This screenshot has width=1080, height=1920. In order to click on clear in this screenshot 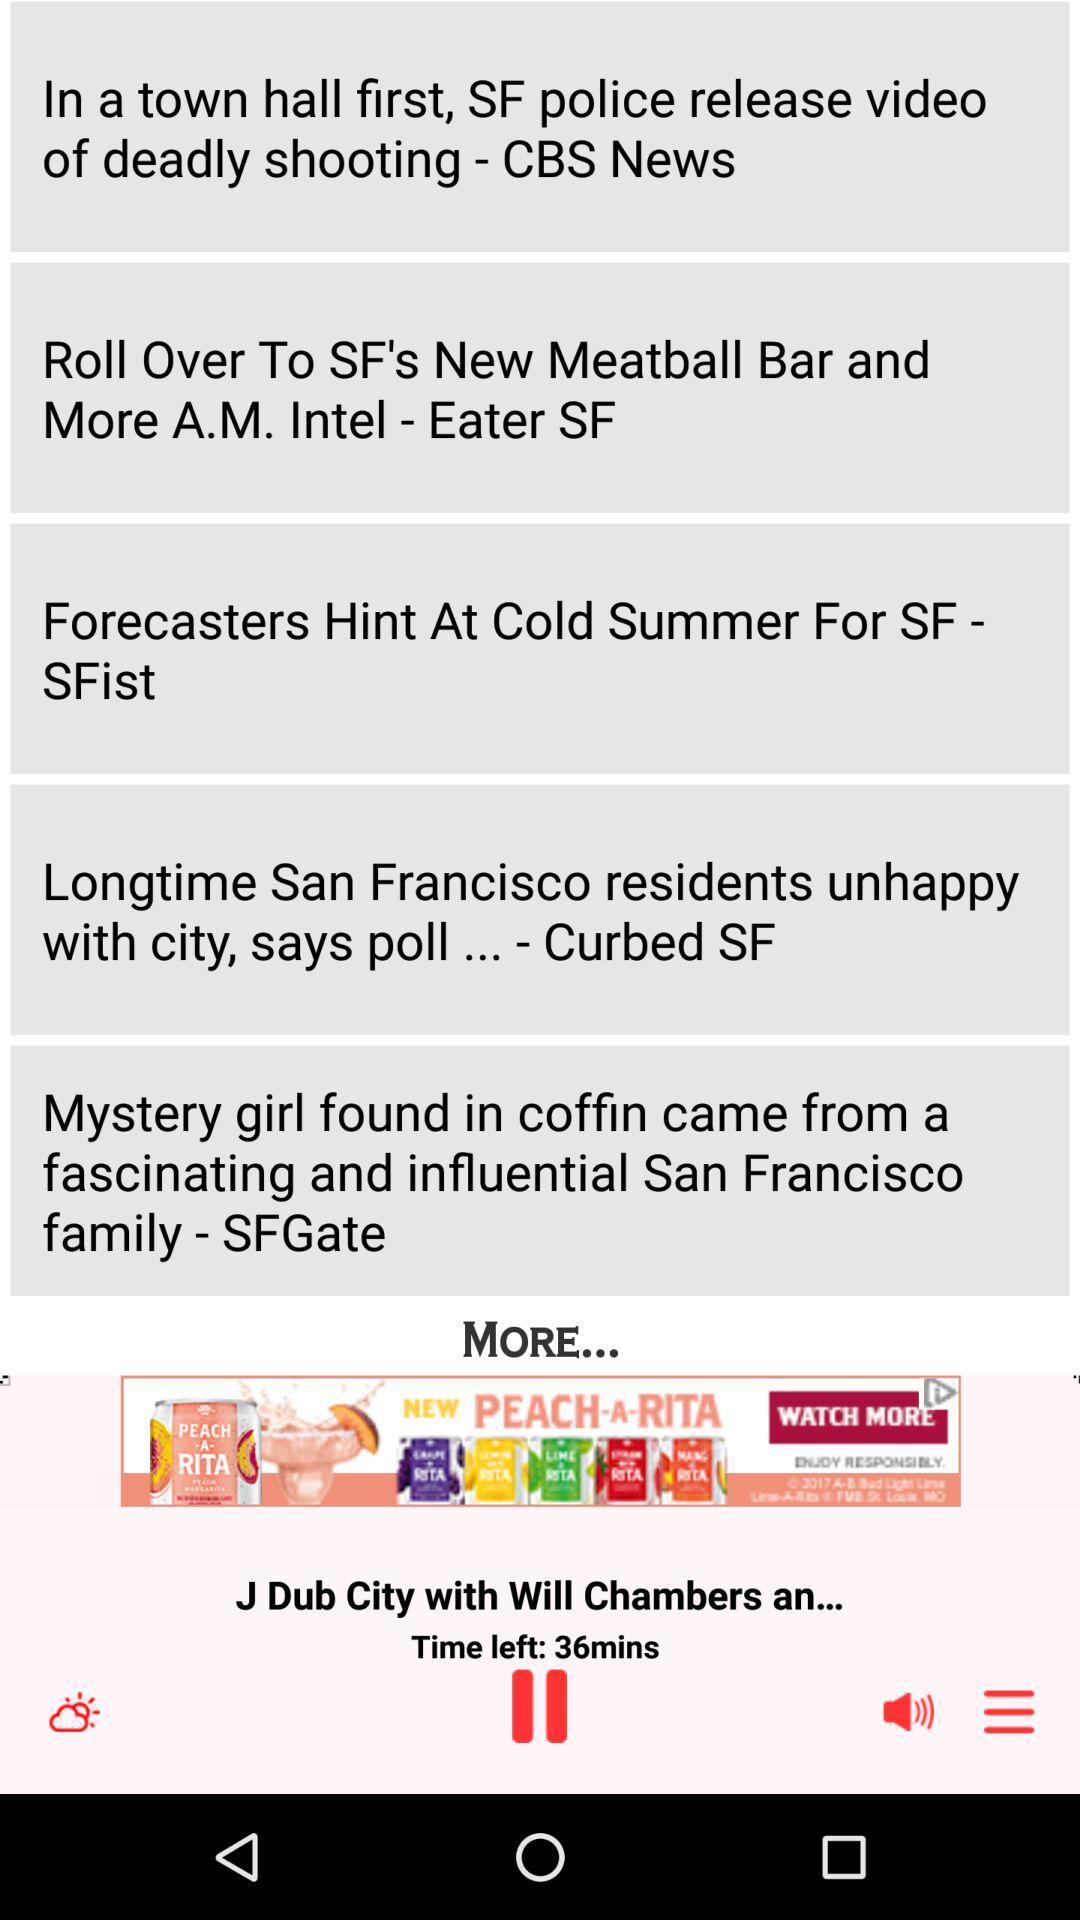, I will do `click(73, 1710)`.